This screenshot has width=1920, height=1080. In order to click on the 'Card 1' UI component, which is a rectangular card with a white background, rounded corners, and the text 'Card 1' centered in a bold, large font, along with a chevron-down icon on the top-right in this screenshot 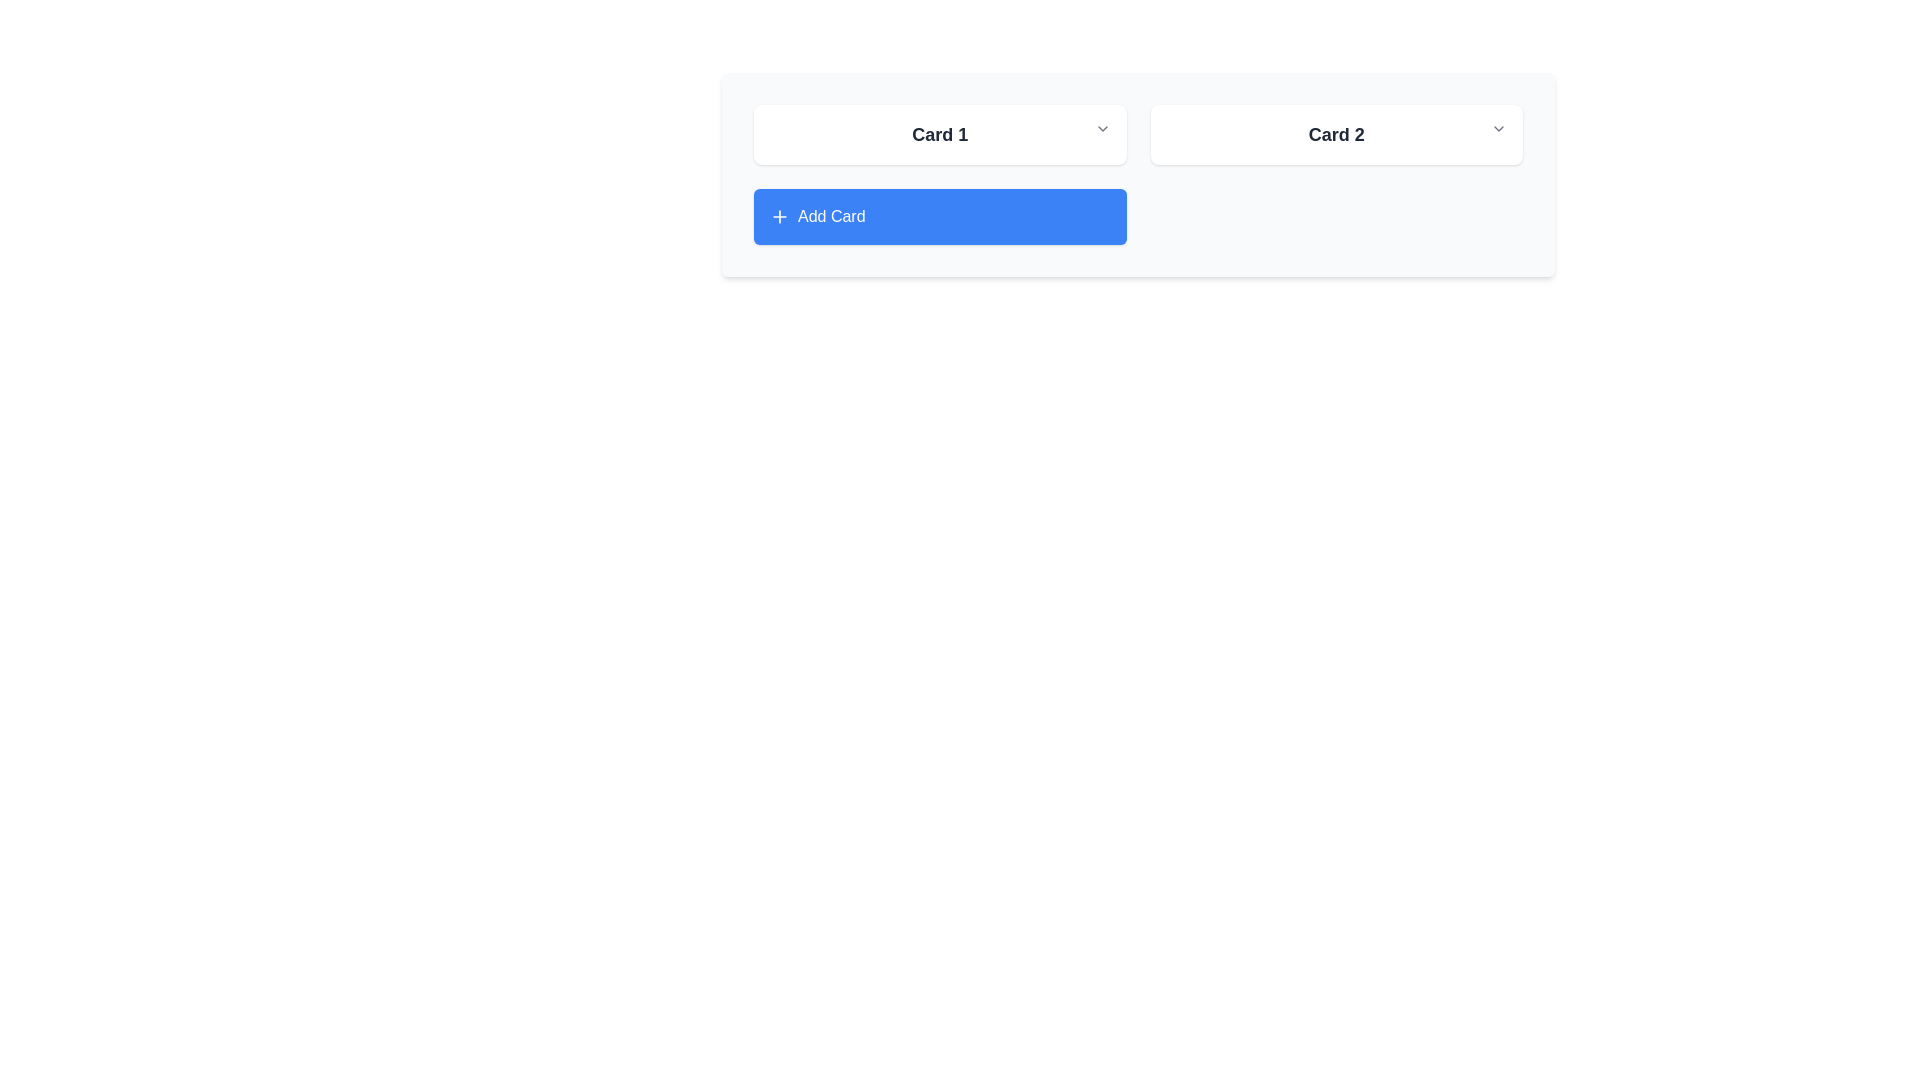, I will do `click(939, 135)`.